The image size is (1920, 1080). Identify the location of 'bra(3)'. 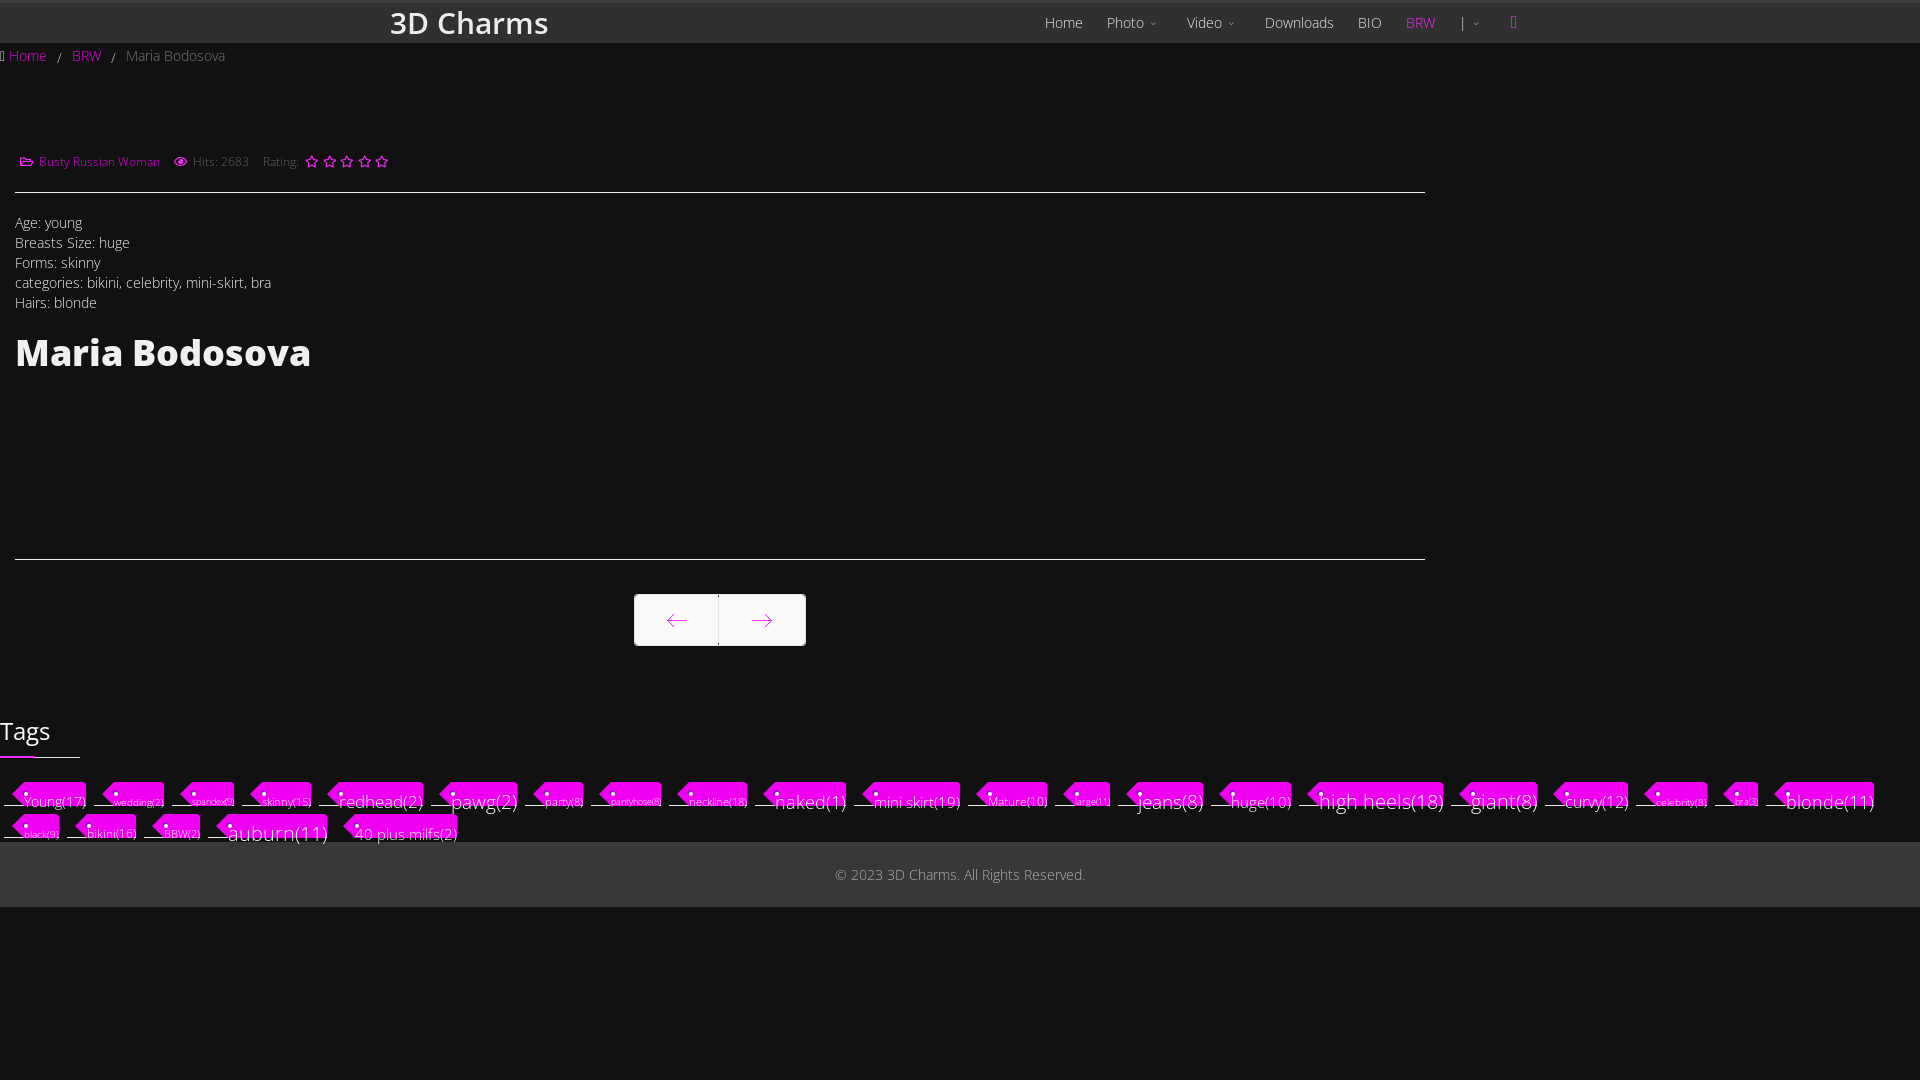
(1745, 793).